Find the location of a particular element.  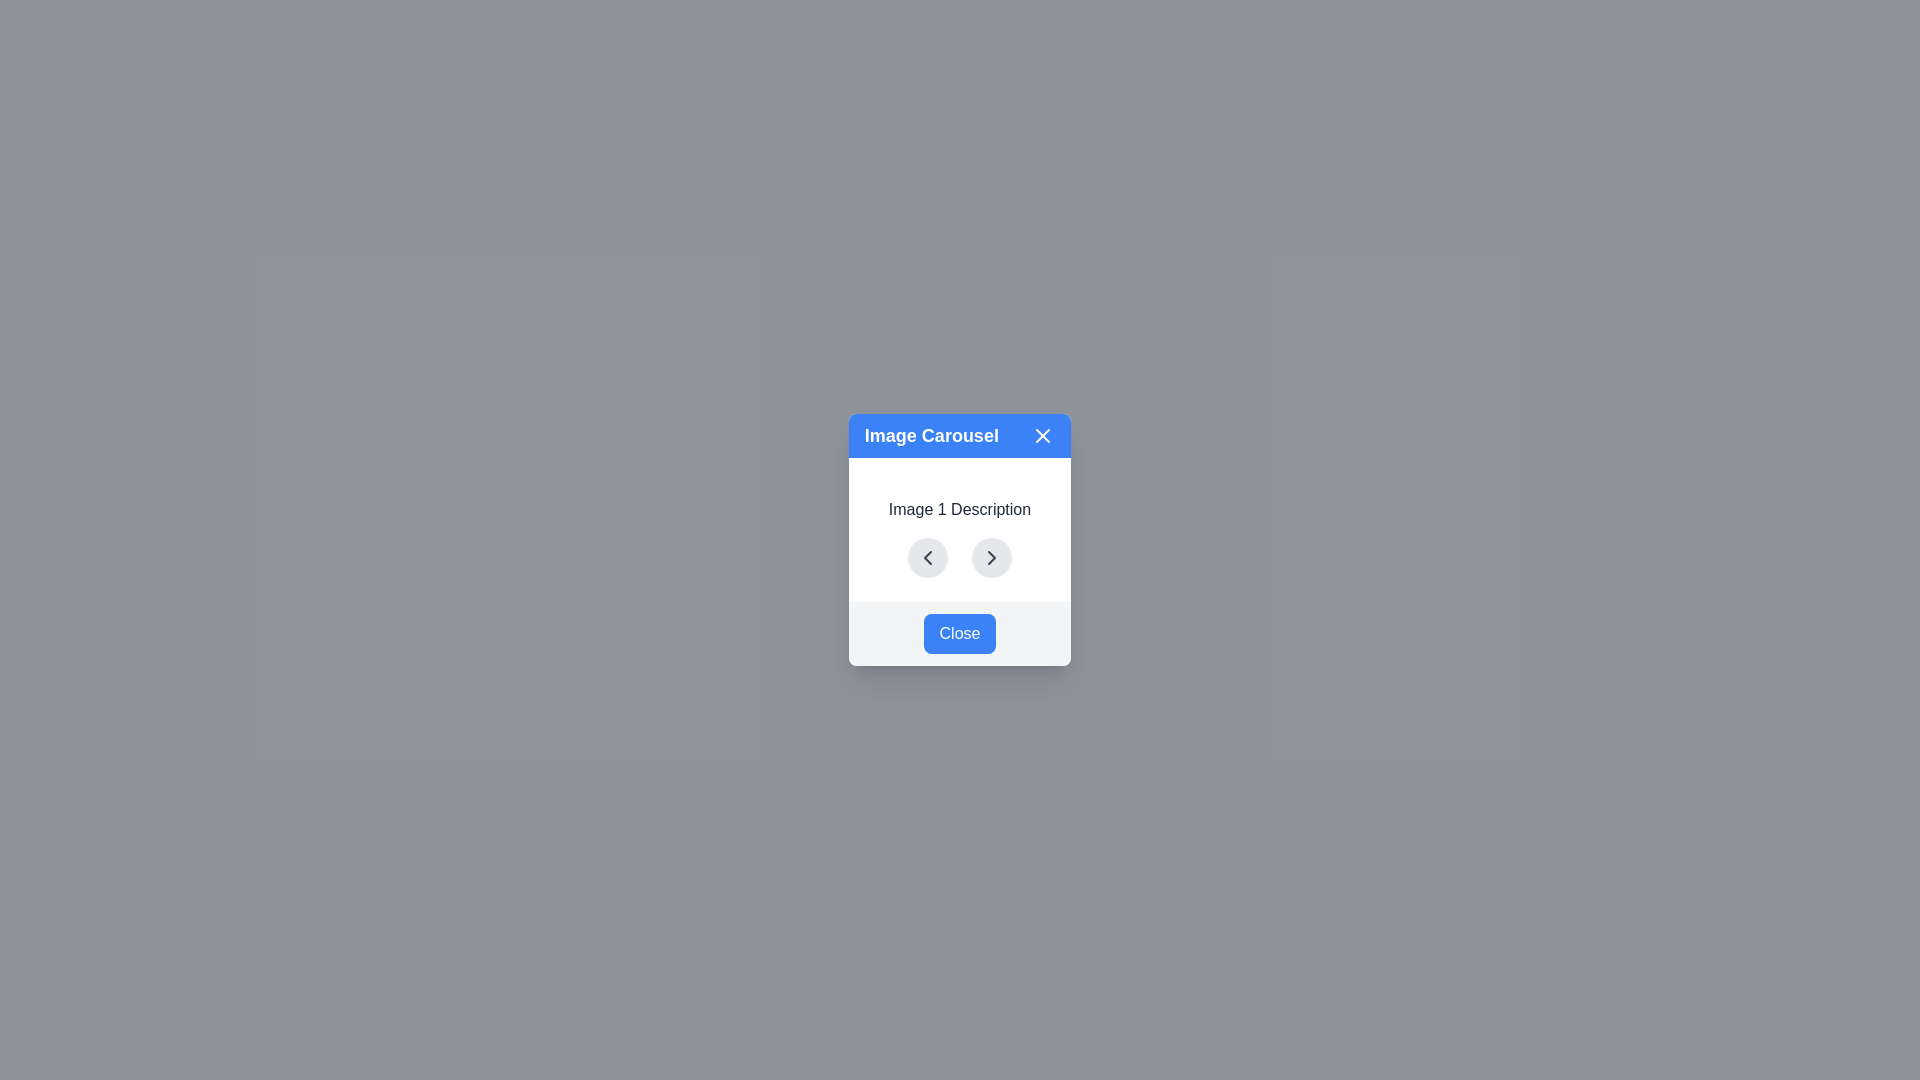

the previous image navigation button located at the bottom-left corner of the modal labeled 'Image Carousel' is located at coordinates (926, 558).